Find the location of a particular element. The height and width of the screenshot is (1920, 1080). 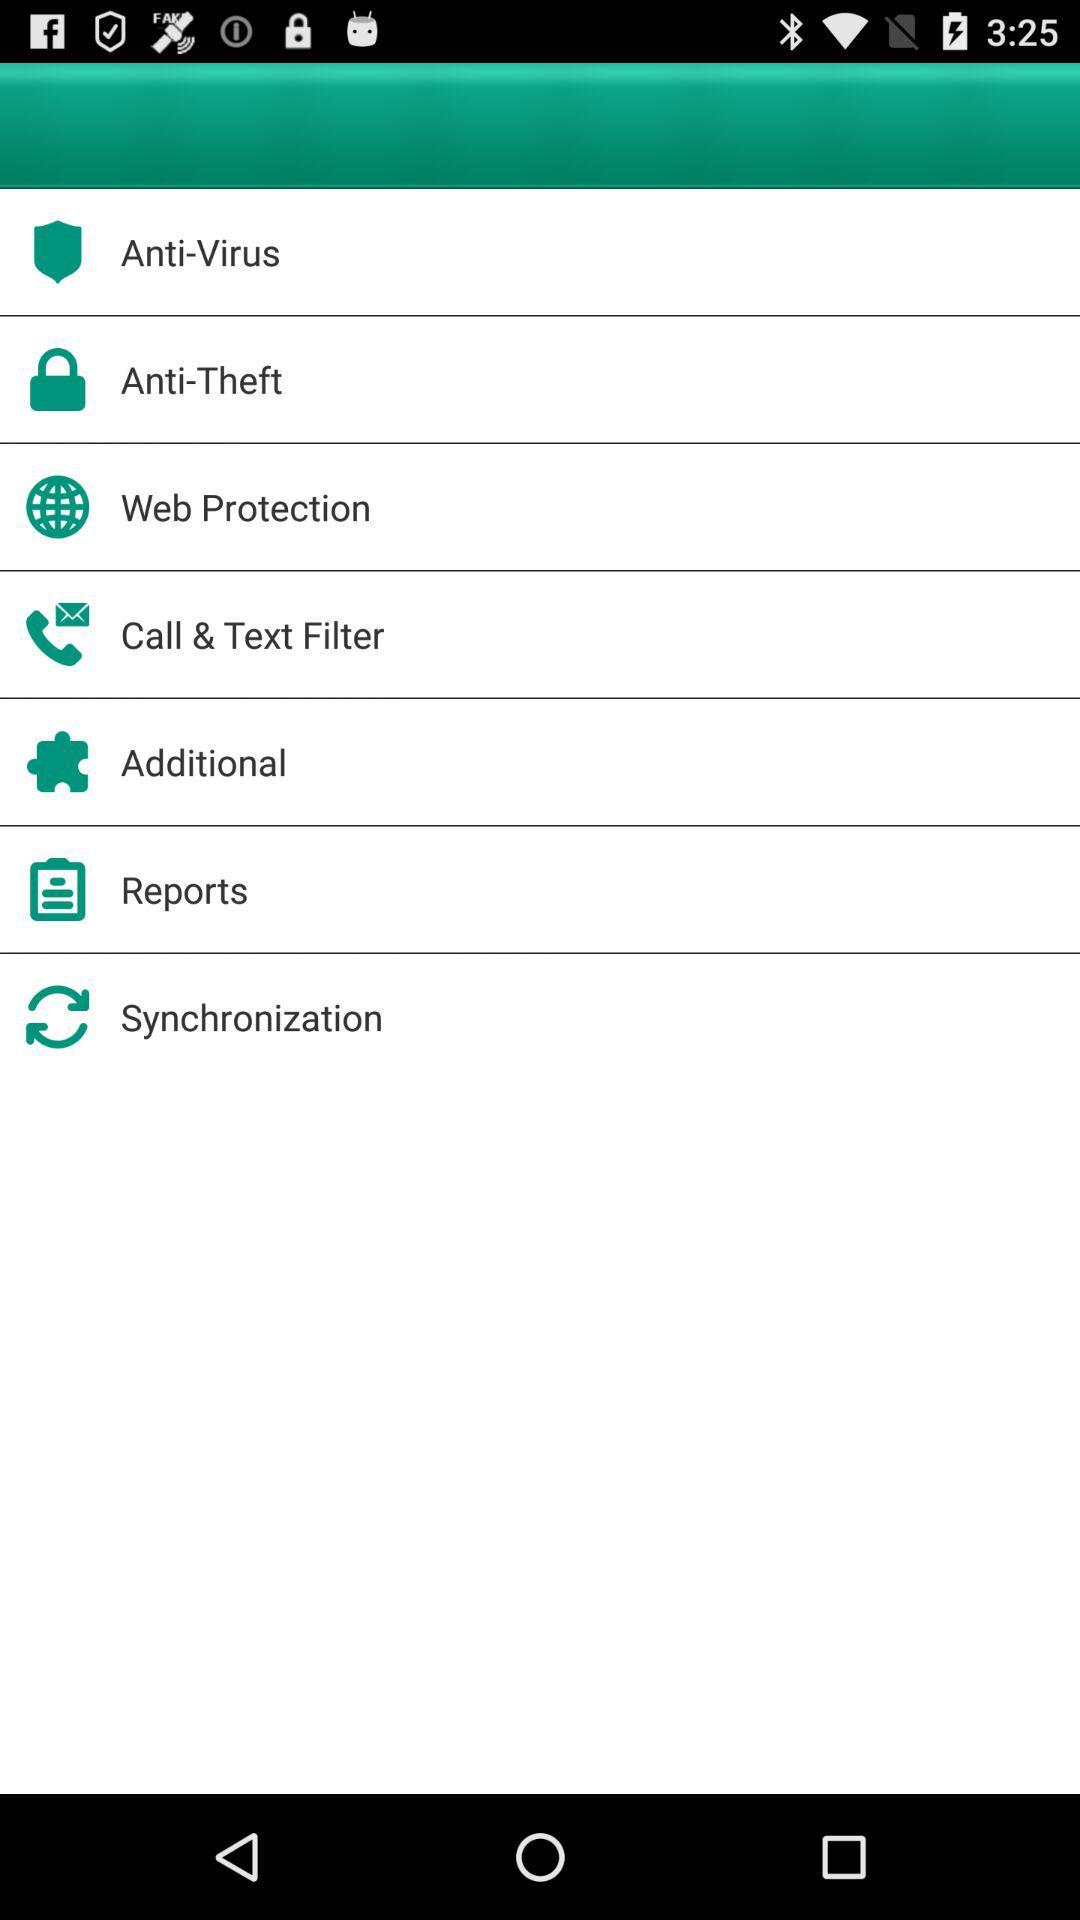

icon above the synchronization icon is located at coordinates (184, 888).